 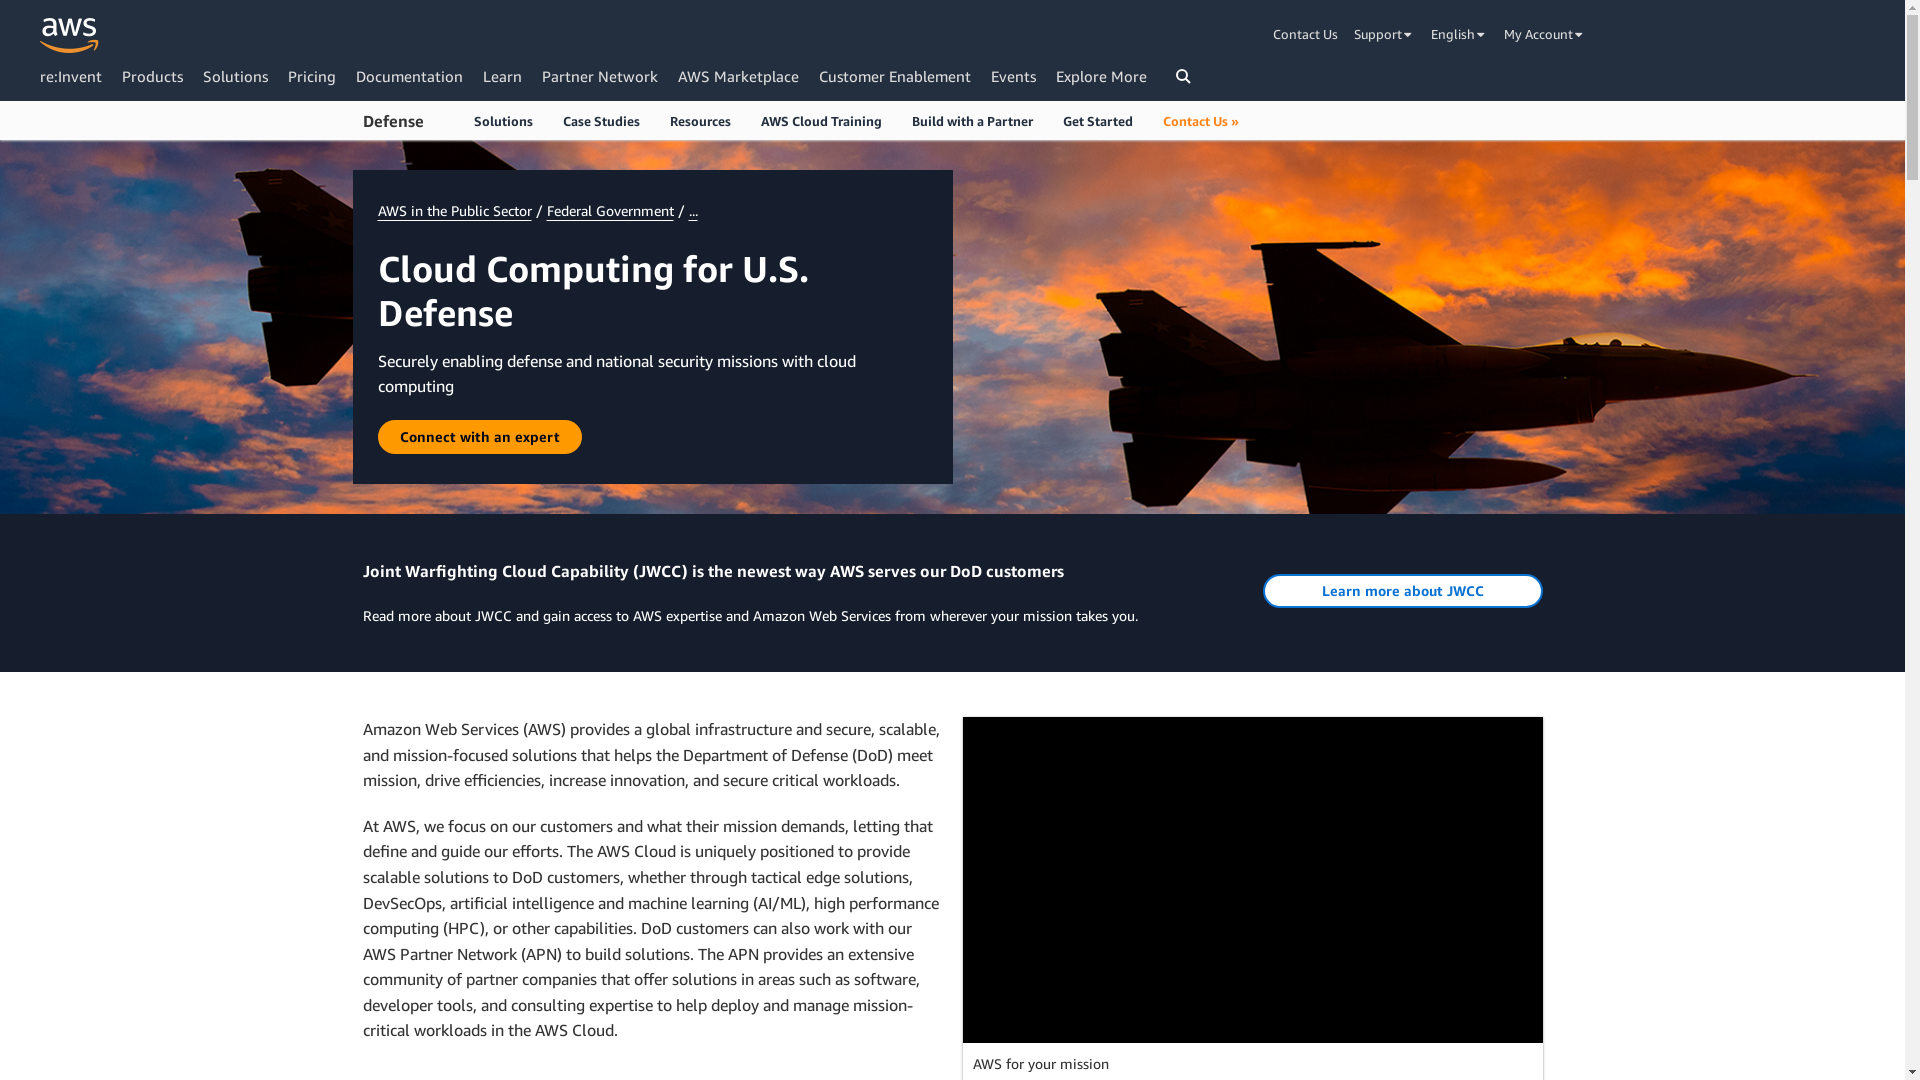 I want to click on 'AWS Cloud Training', so click(x=821, y=120).